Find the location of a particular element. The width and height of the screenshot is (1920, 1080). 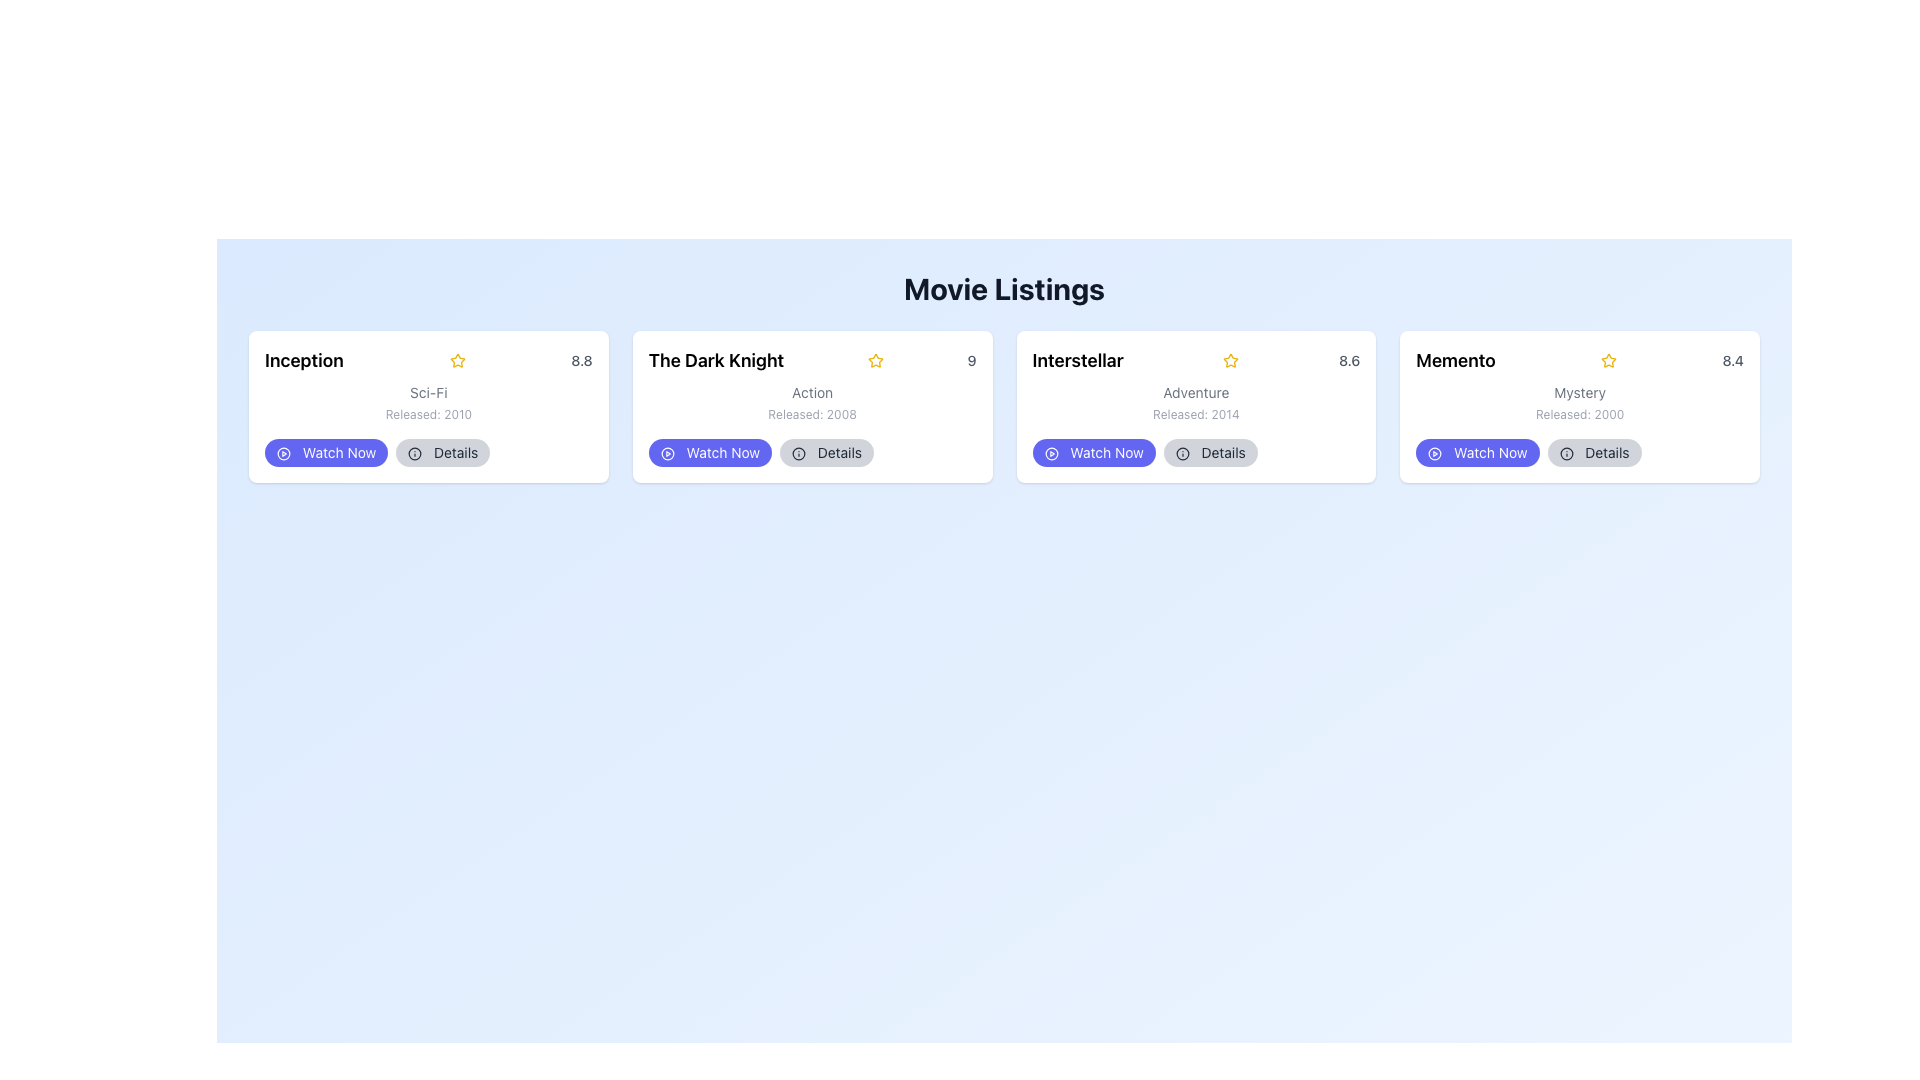

the text label displaying 'Mystery' located below the title and rating elements of the fourth card in the 'Memento' group is located at coordinates (1579, 393).